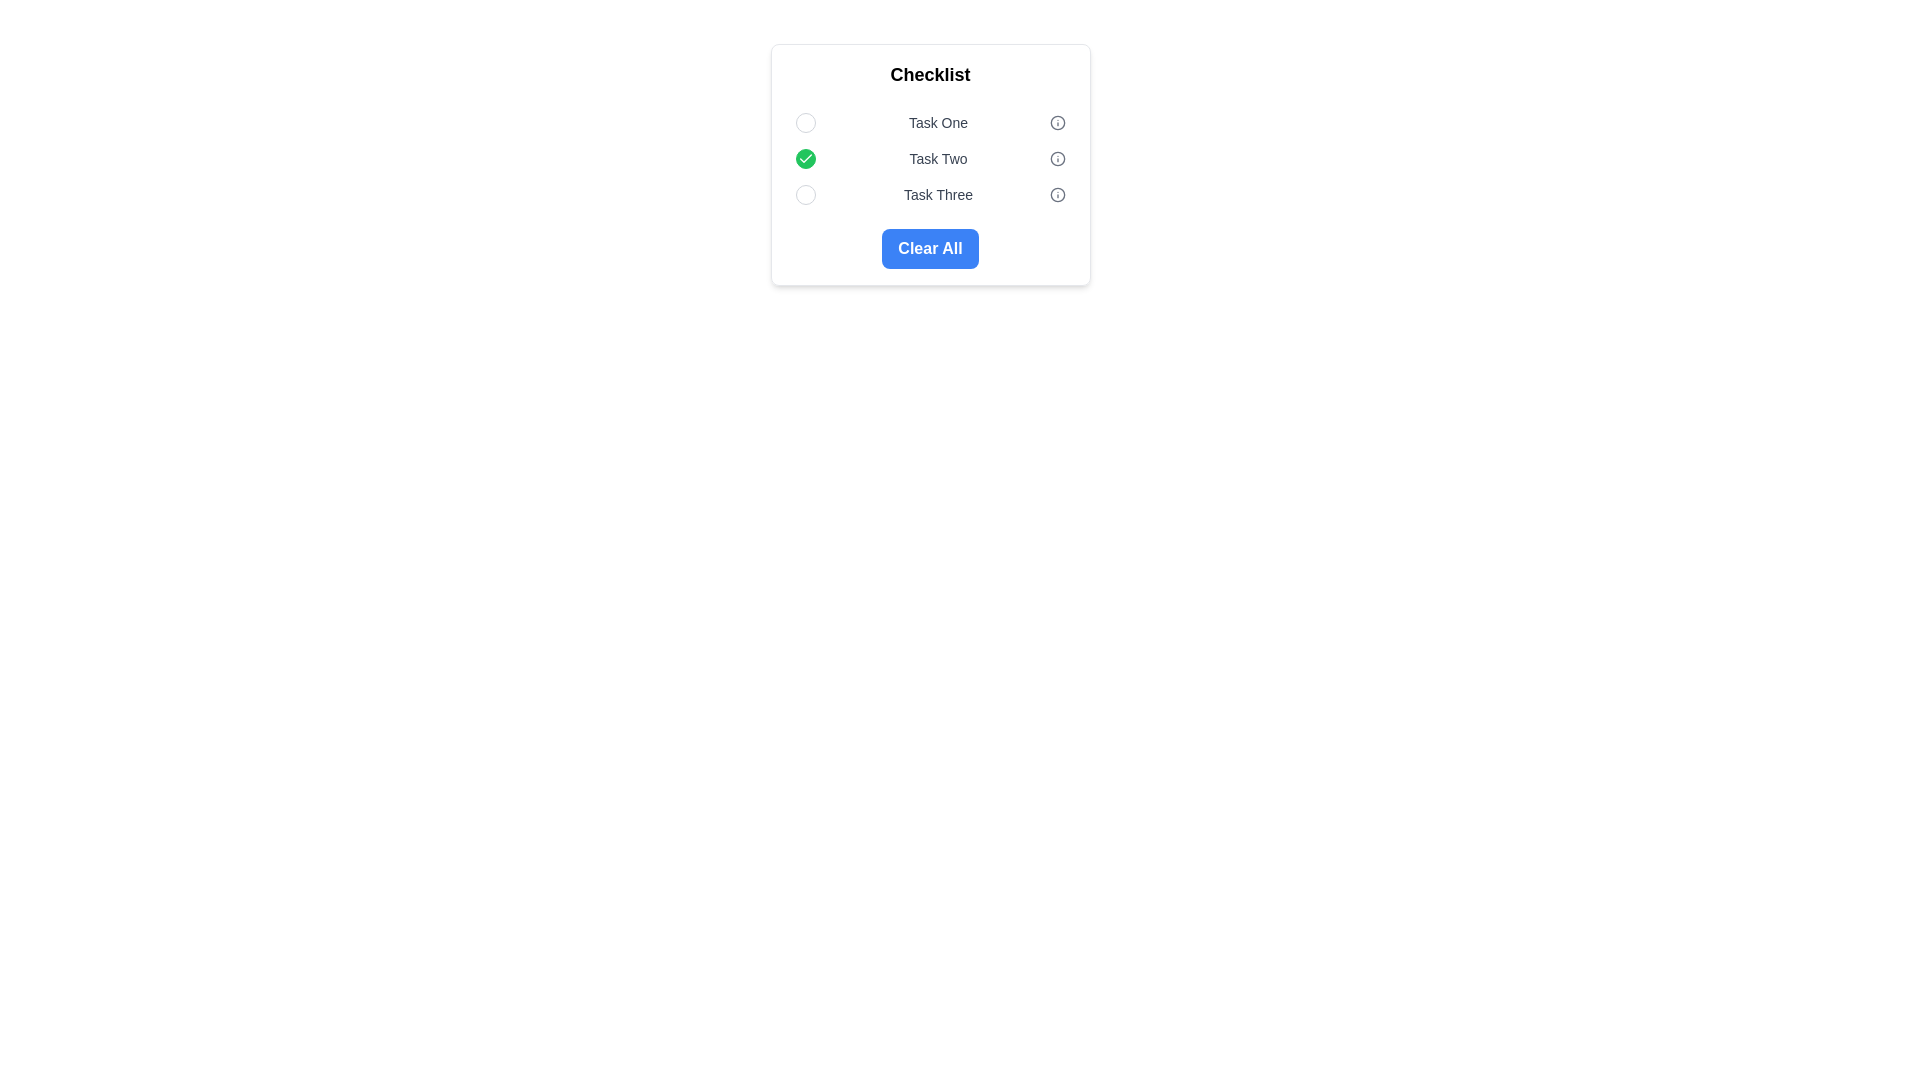 Image resolution: width=1920 pixels, height=1080 pixels. Describe the element at coordinates (937, 123) in the screenshot. I see `the text label displaying 'Task One' in gray color, which is part of a checklist interface and positioned between a selection checkbox and an additional information icon` at that location.